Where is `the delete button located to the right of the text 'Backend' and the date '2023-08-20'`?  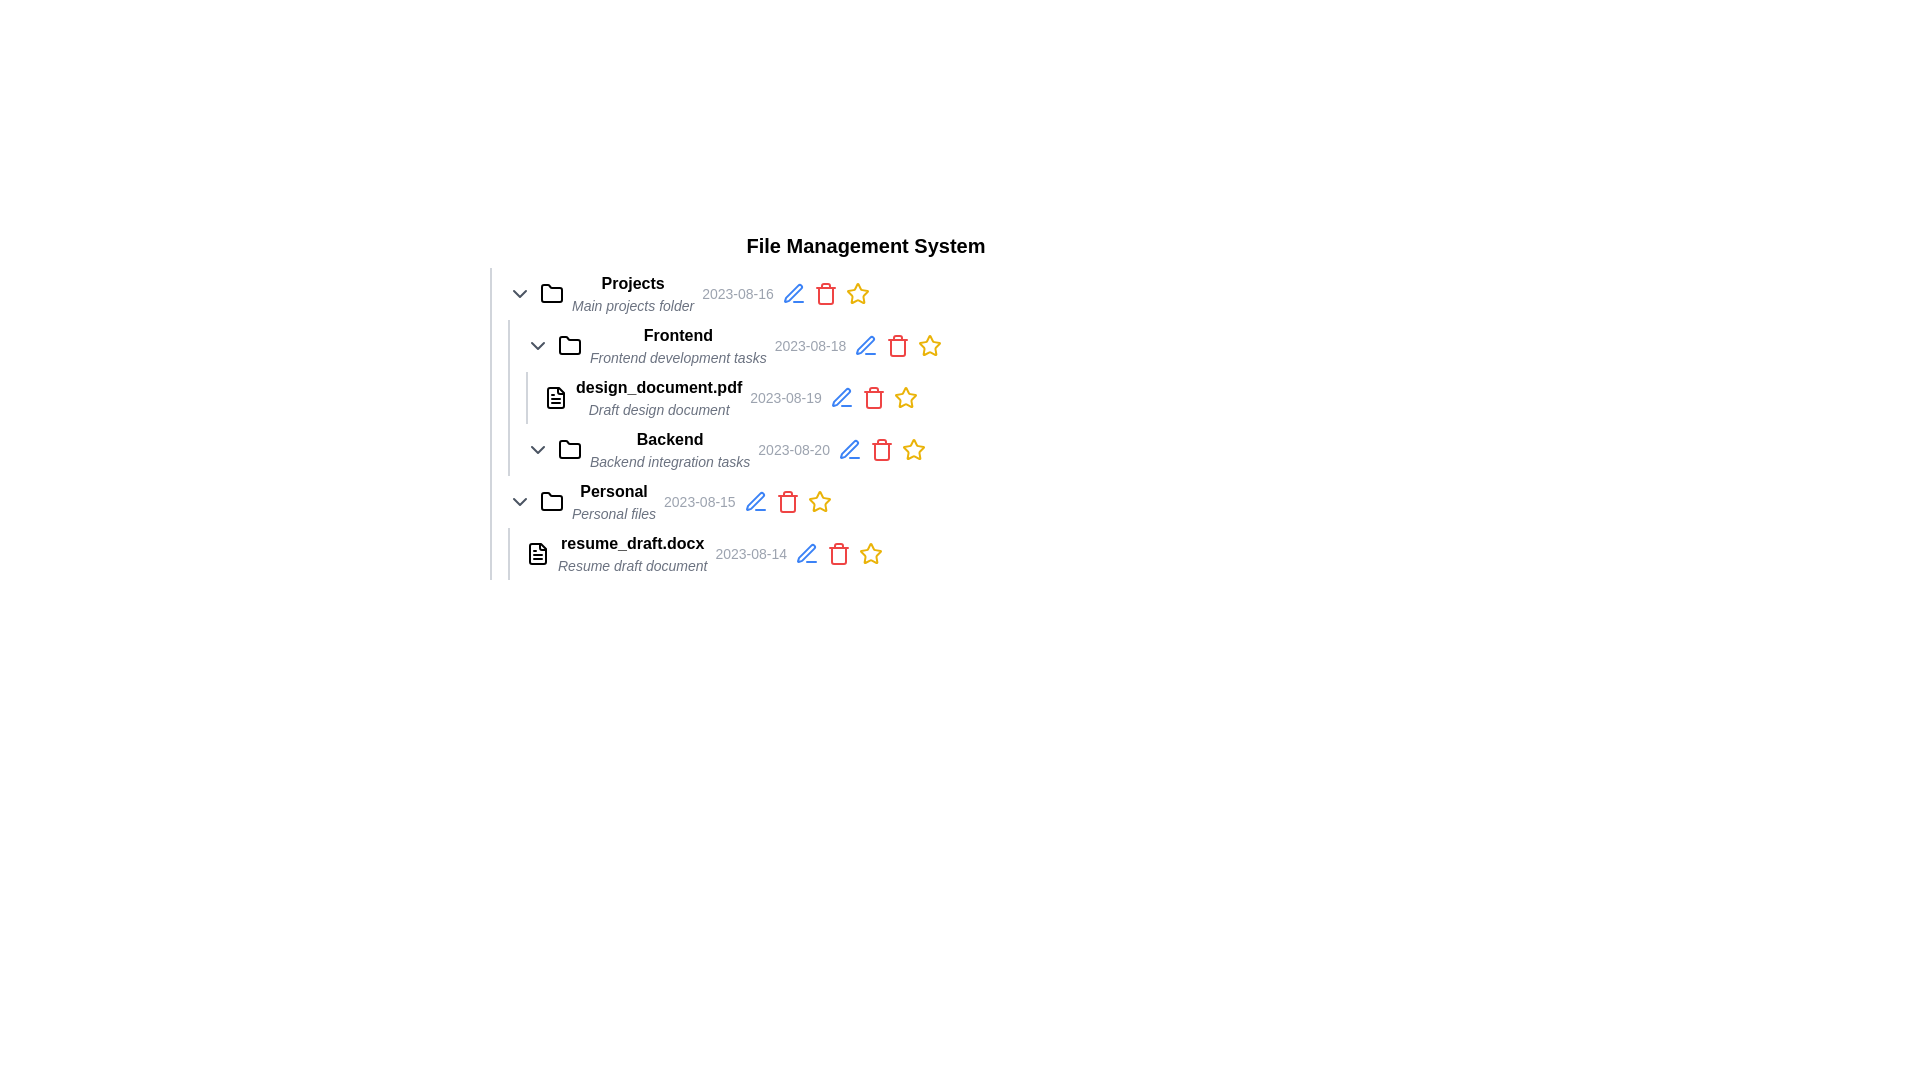
the delete button located to the right of the text 'Backend' and the date '2023-08-20' is located at coordinates (880, 450).